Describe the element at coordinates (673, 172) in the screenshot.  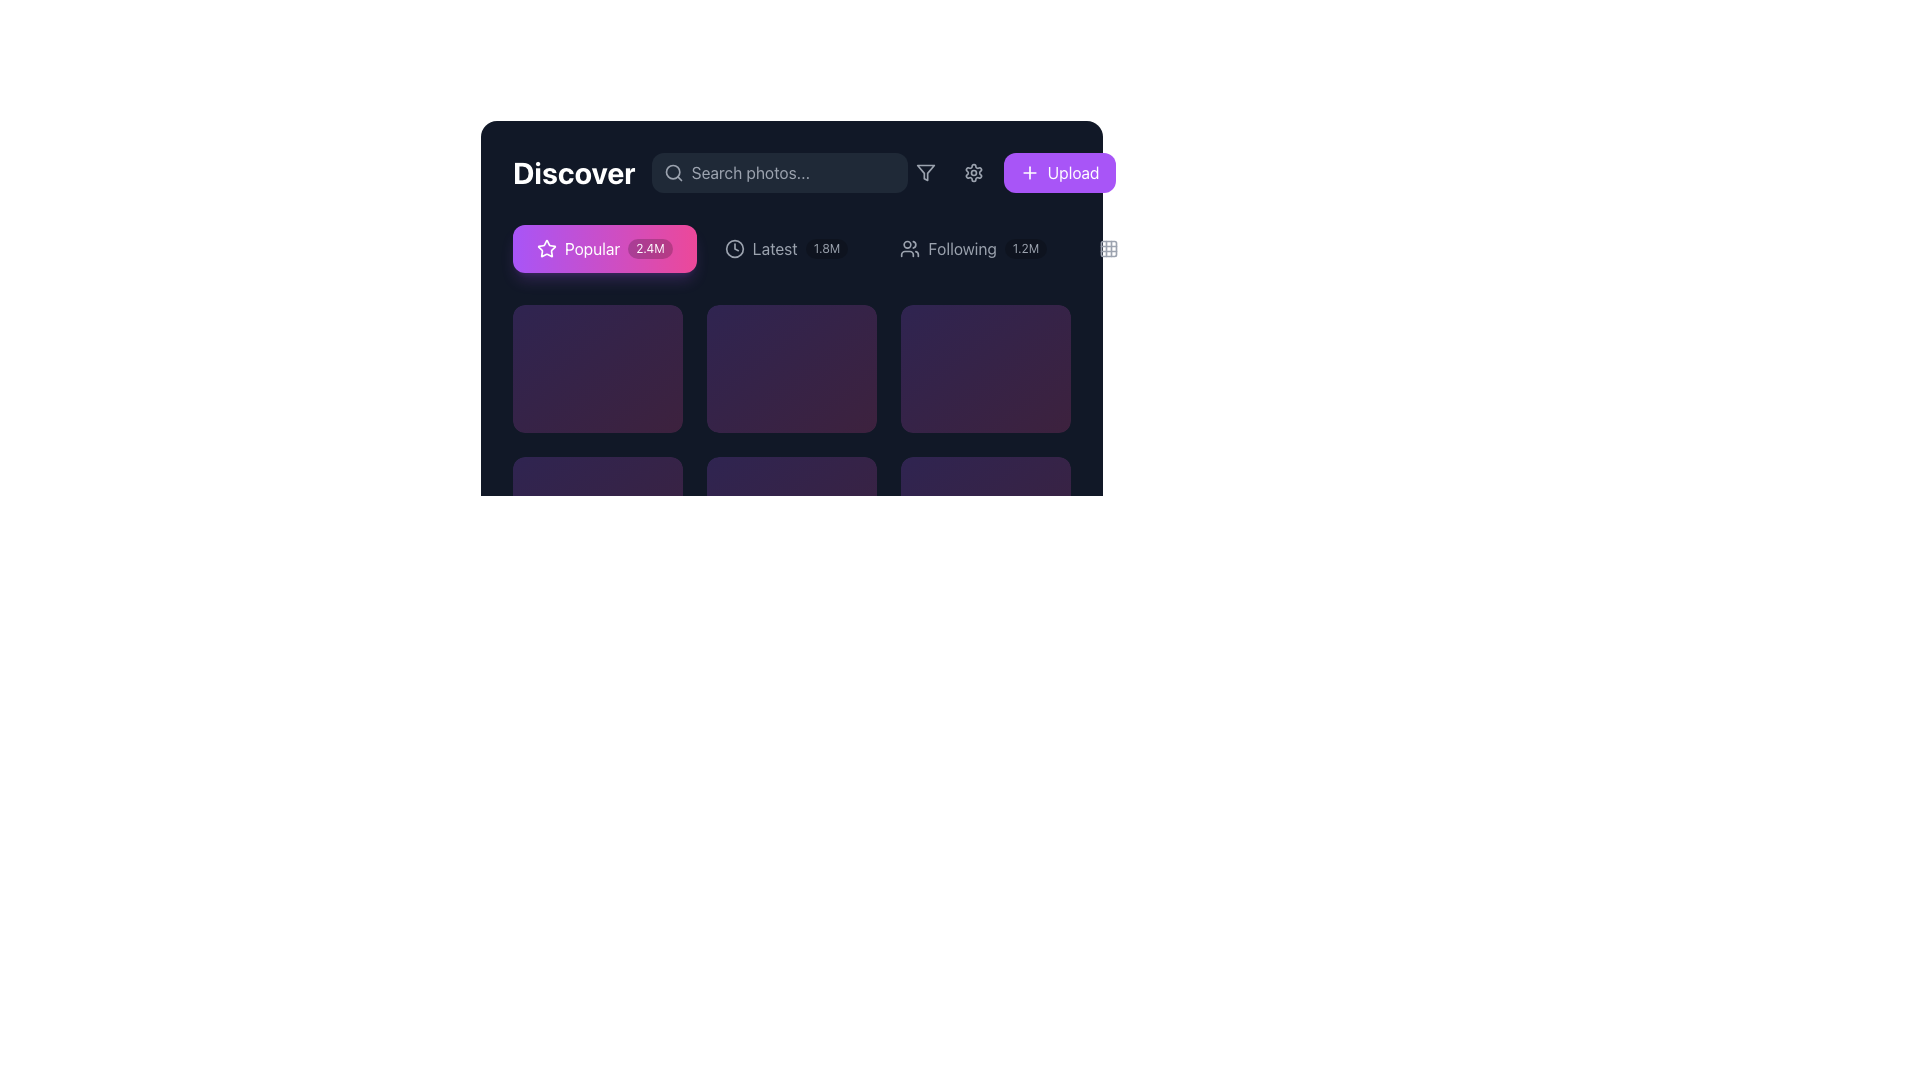
I see `the Search icon, which is a magnifying glass located to the left of the search input field in the top navigation section` at that location.